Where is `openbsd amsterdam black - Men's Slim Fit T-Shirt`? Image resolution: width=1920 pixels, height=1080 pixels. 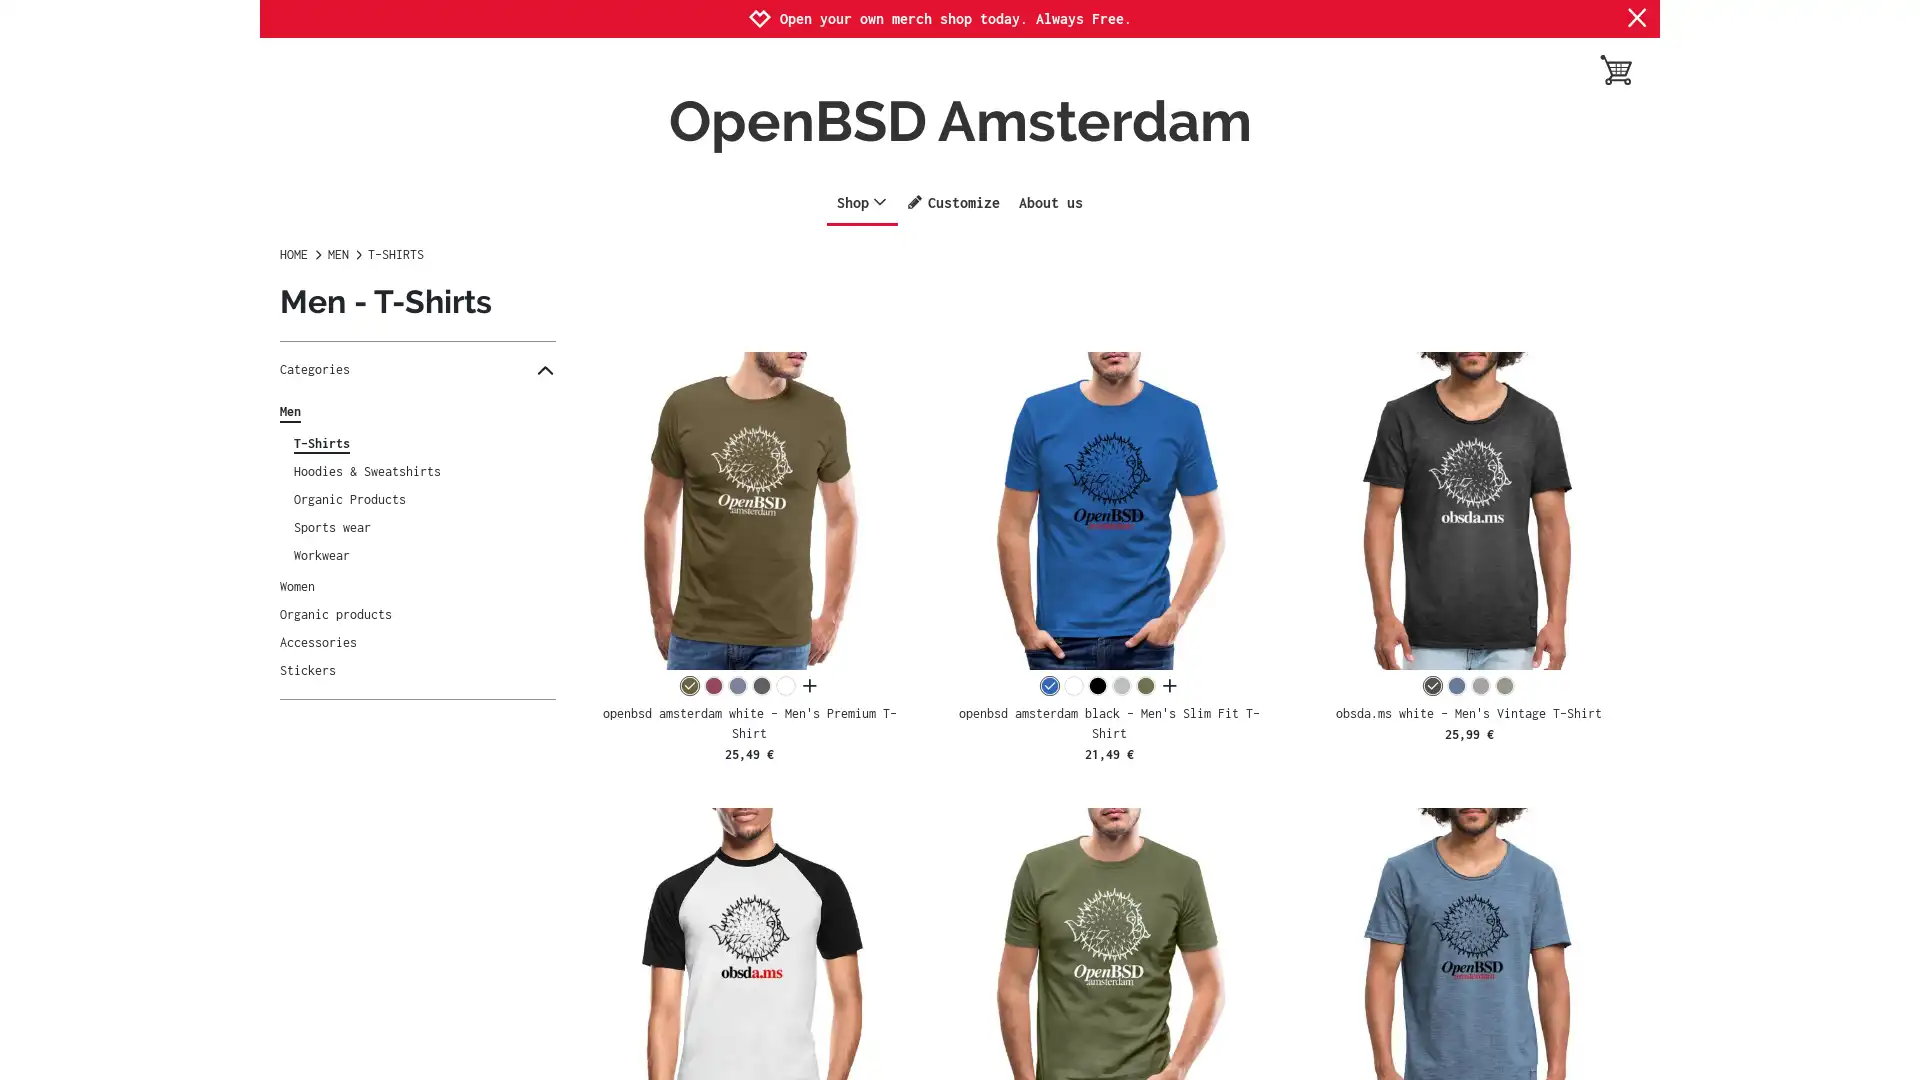
openbsd amsterdam black - Men's Slim Fit T-Shirt is located at coordinates (1107, 509).